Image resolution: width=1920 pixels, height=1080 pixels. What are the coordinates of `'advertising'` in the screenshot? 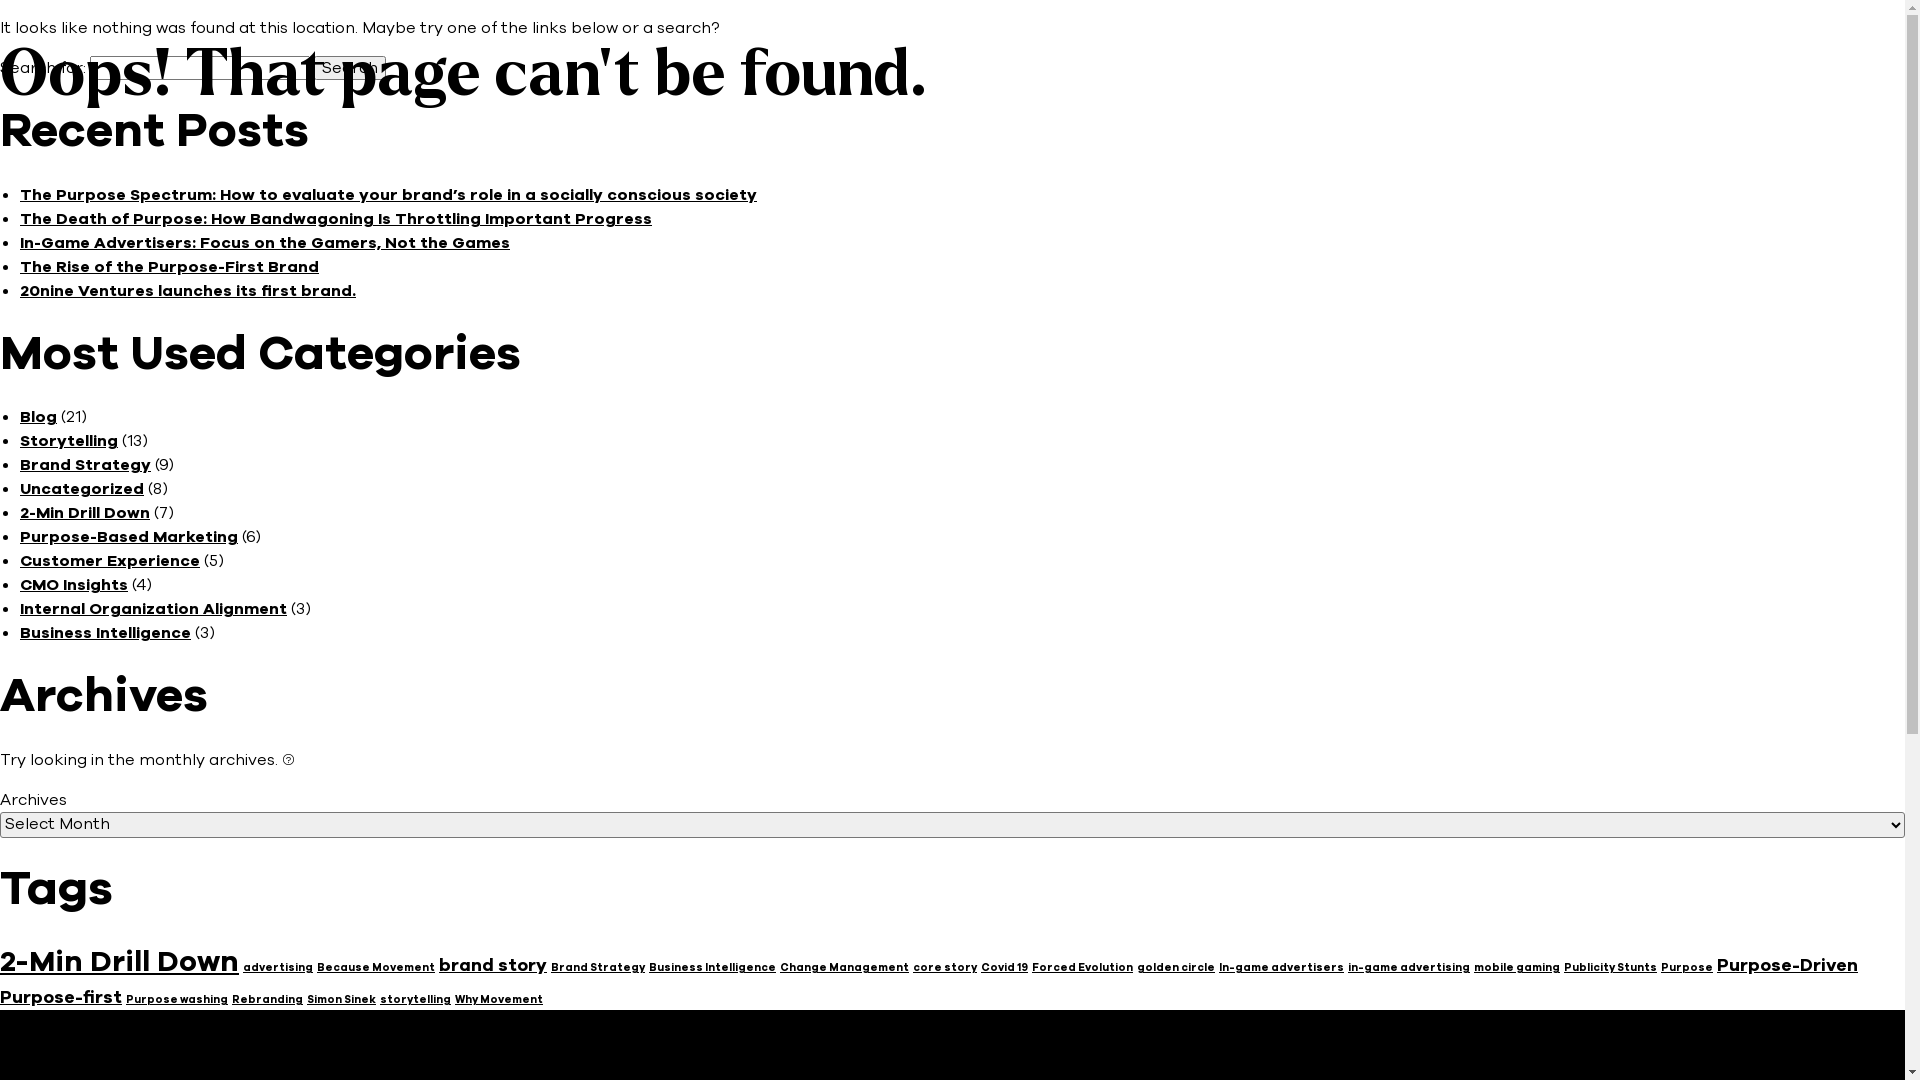 It's located at (277, 966).